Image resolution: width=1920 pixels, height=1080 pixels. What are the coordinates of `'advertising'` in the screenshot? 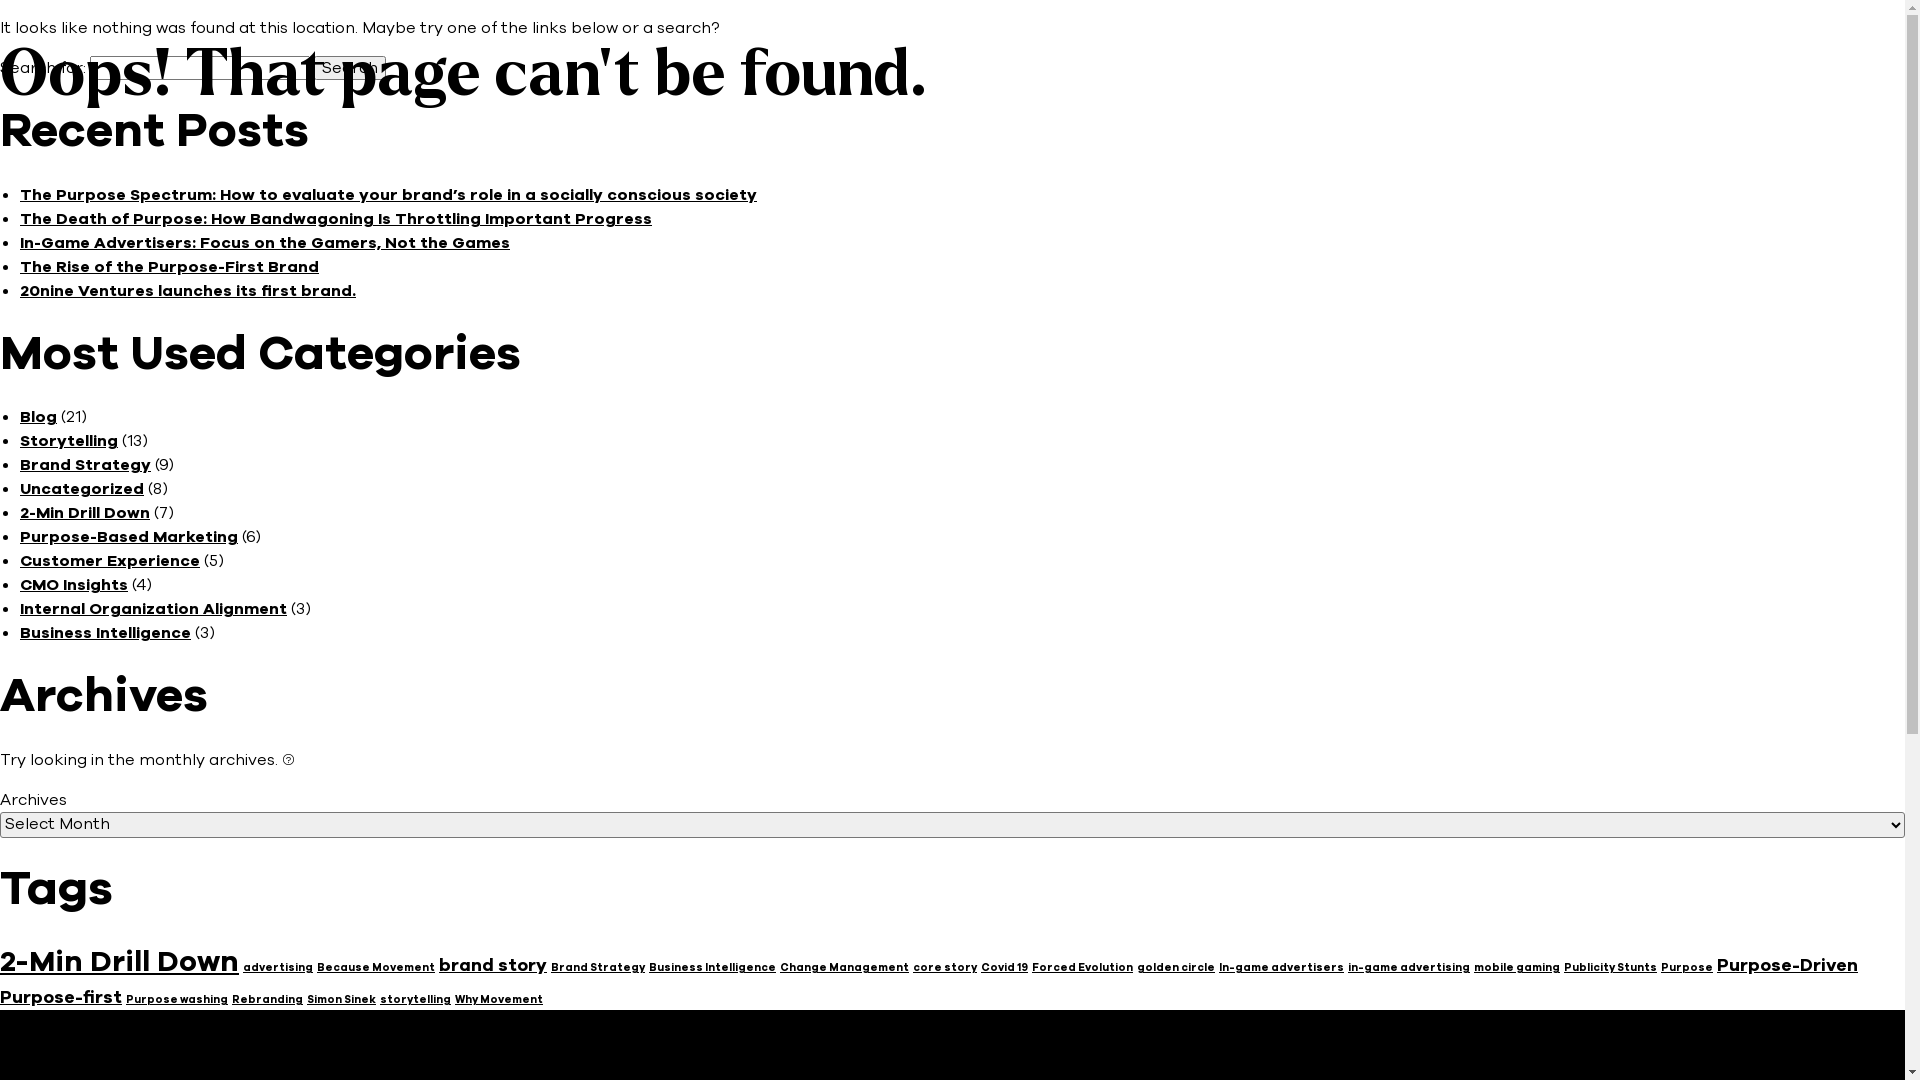 It's located at (277, 966).